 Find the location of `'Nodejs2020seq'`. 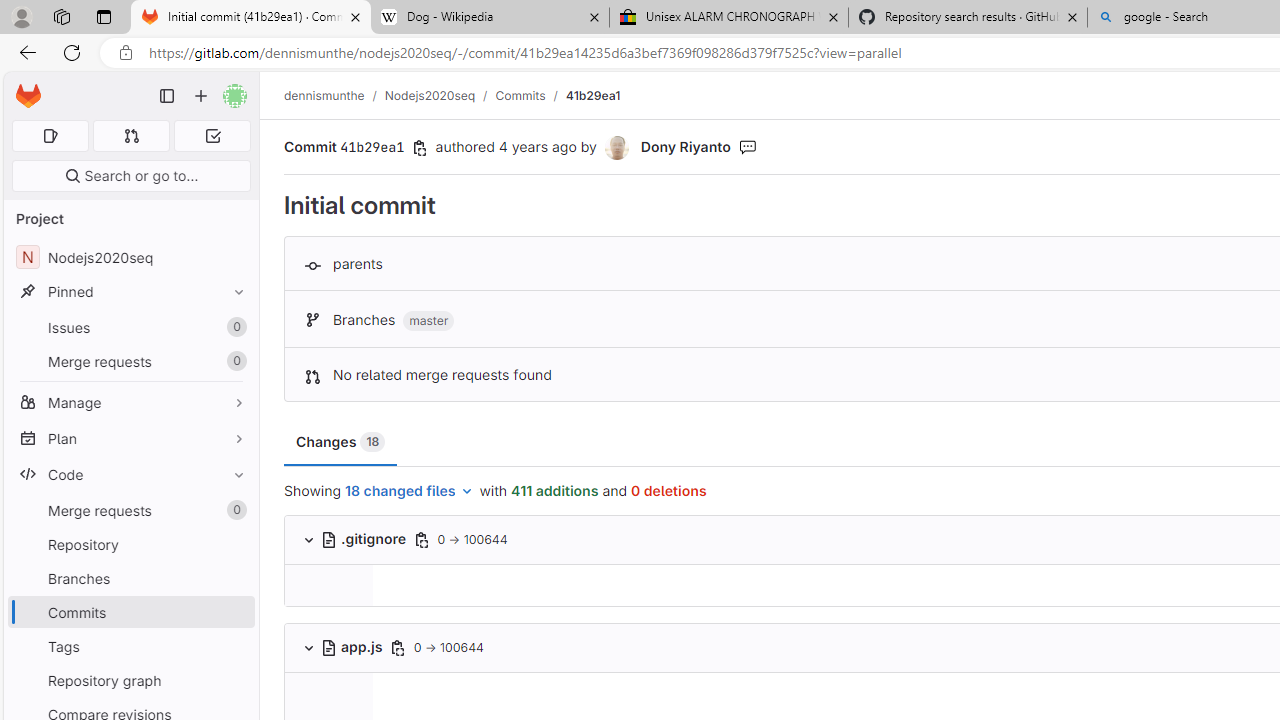

'Nodejs2020seq' is located at coordinates (429, 95).